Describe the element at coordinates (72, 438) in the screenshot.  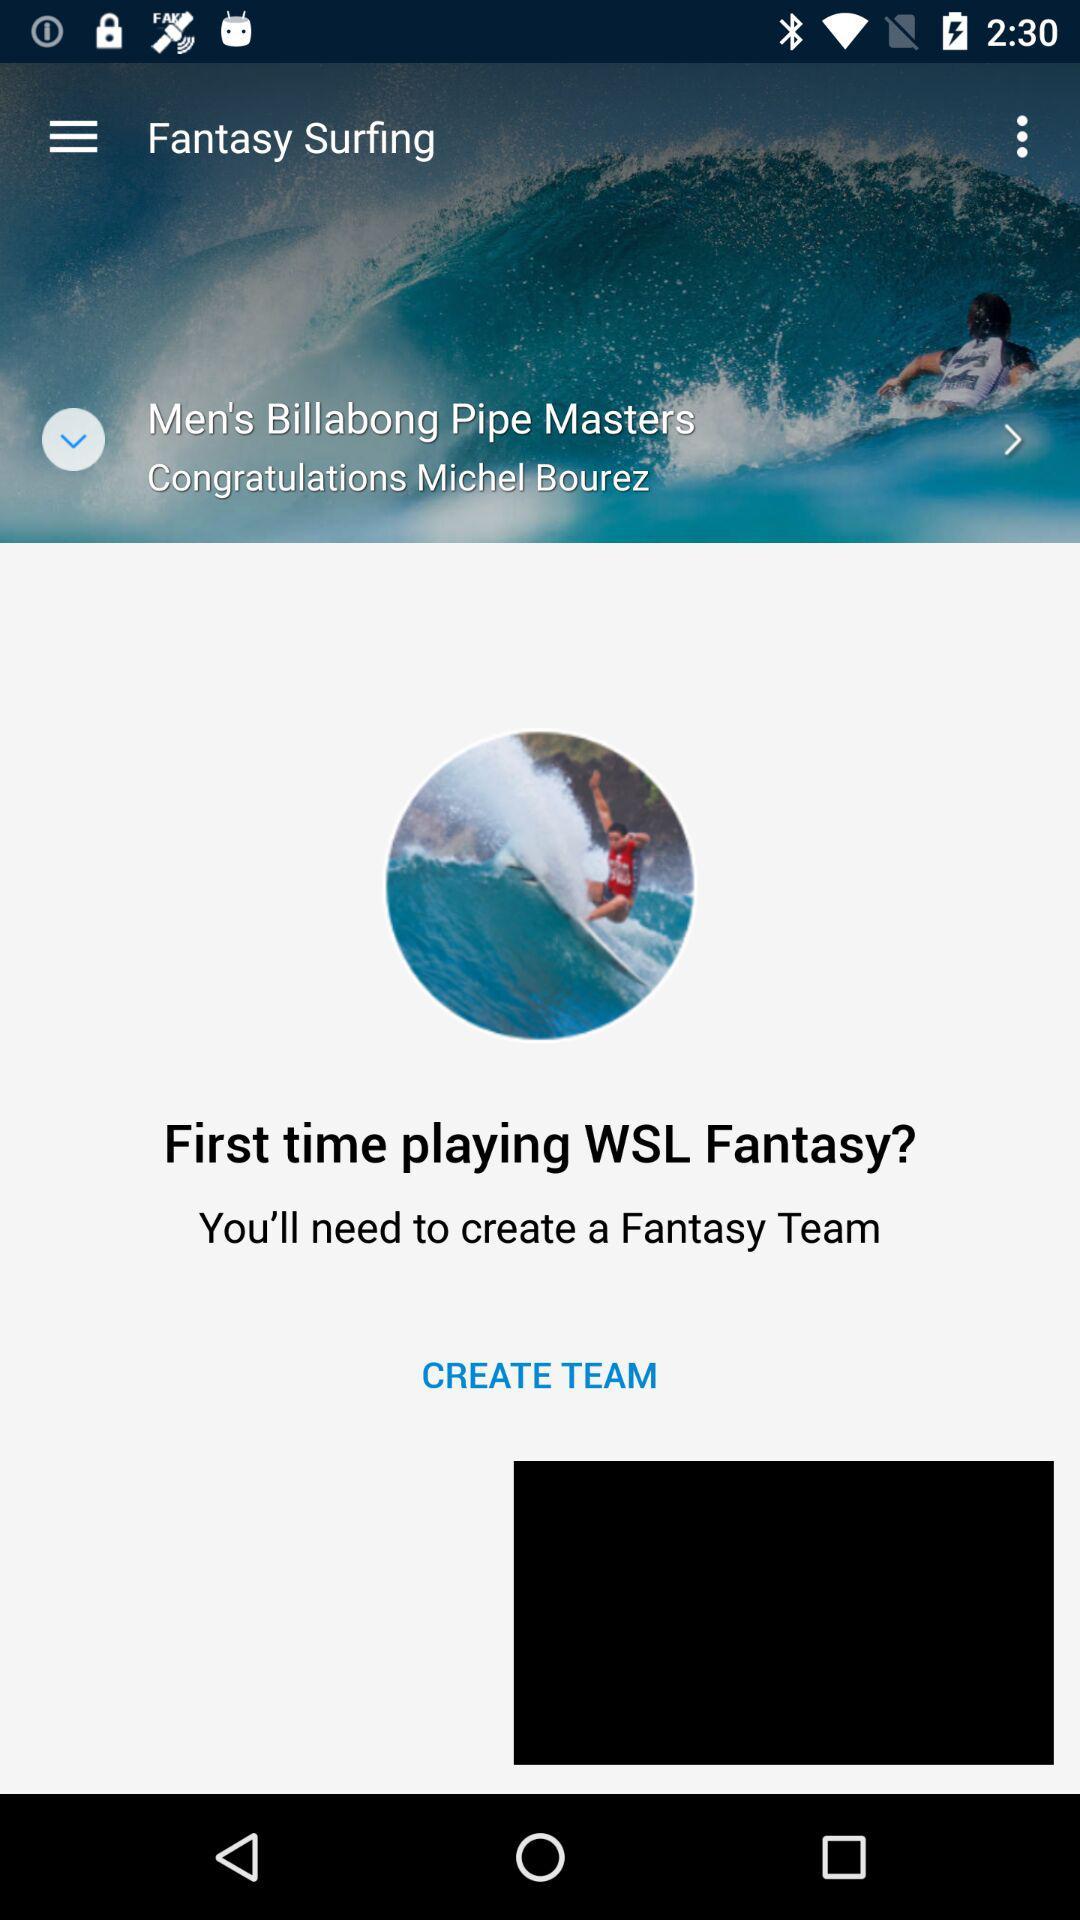
I see `show more information` at that location.